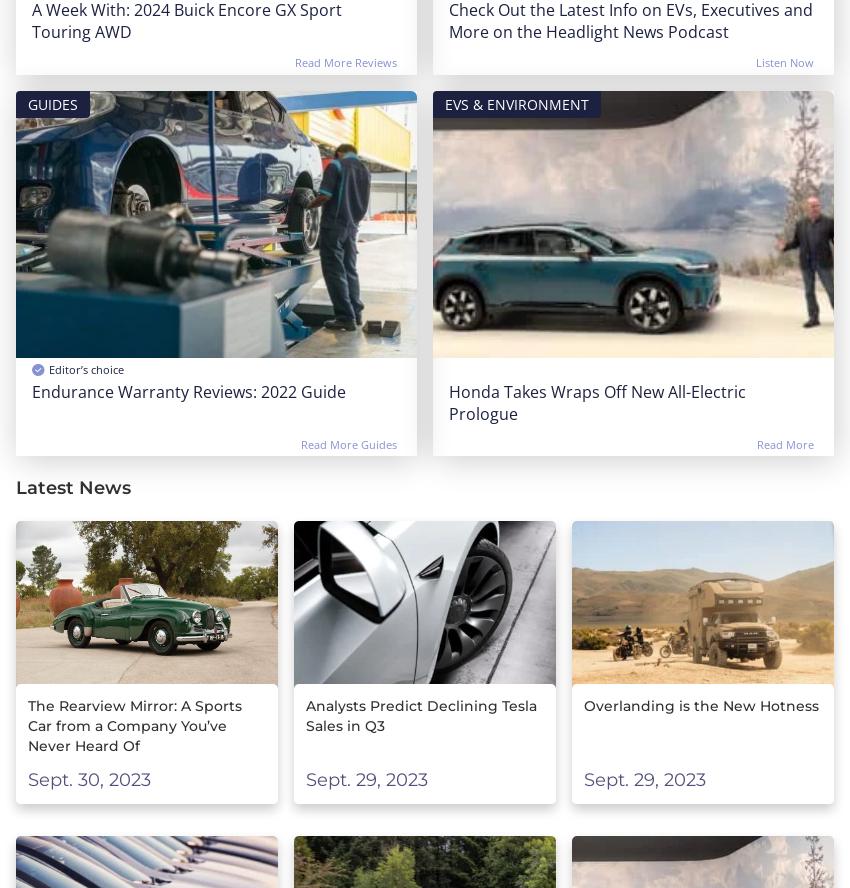 This screenshot has width=850, height=888. I want to click on 'Latest News', so click(14, 487).